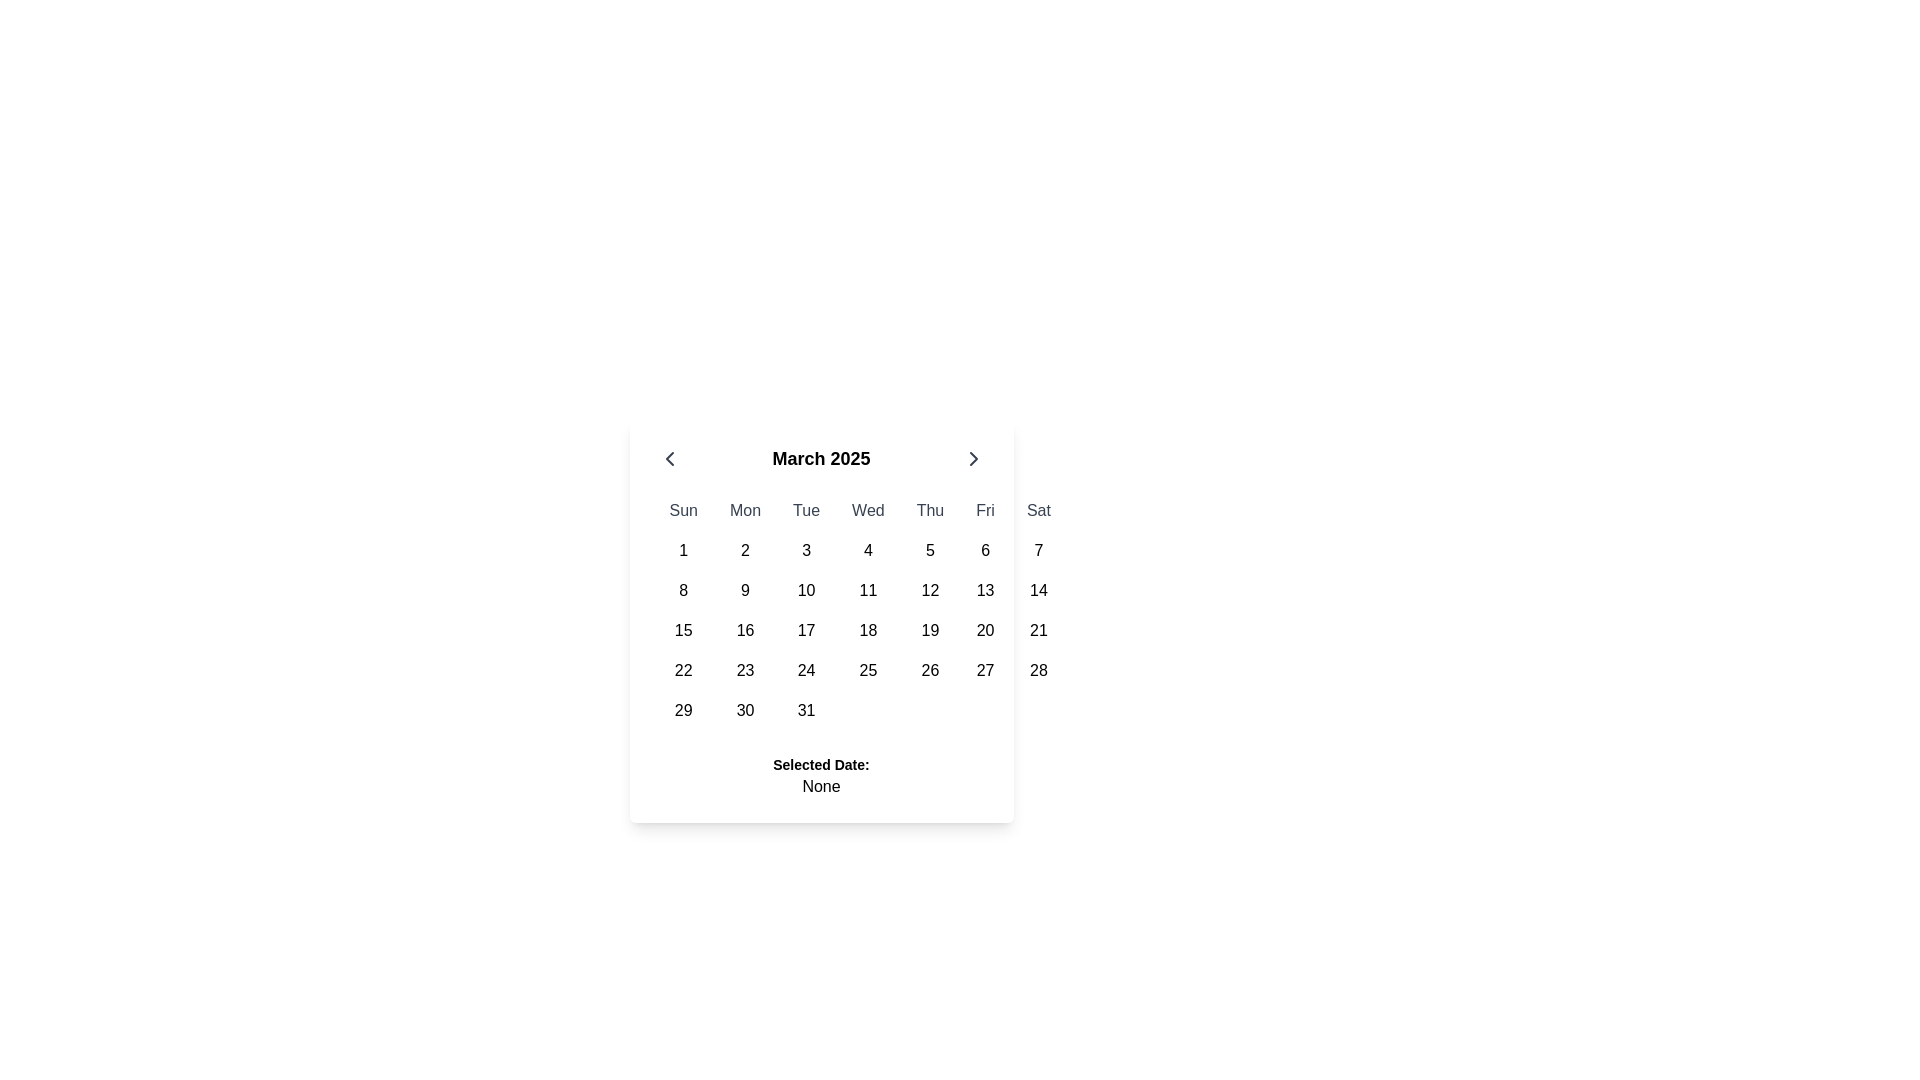  I want to click on the navigation arrow located to the right of the title 'March 2025' in the calendar interface, so click(973, 459).